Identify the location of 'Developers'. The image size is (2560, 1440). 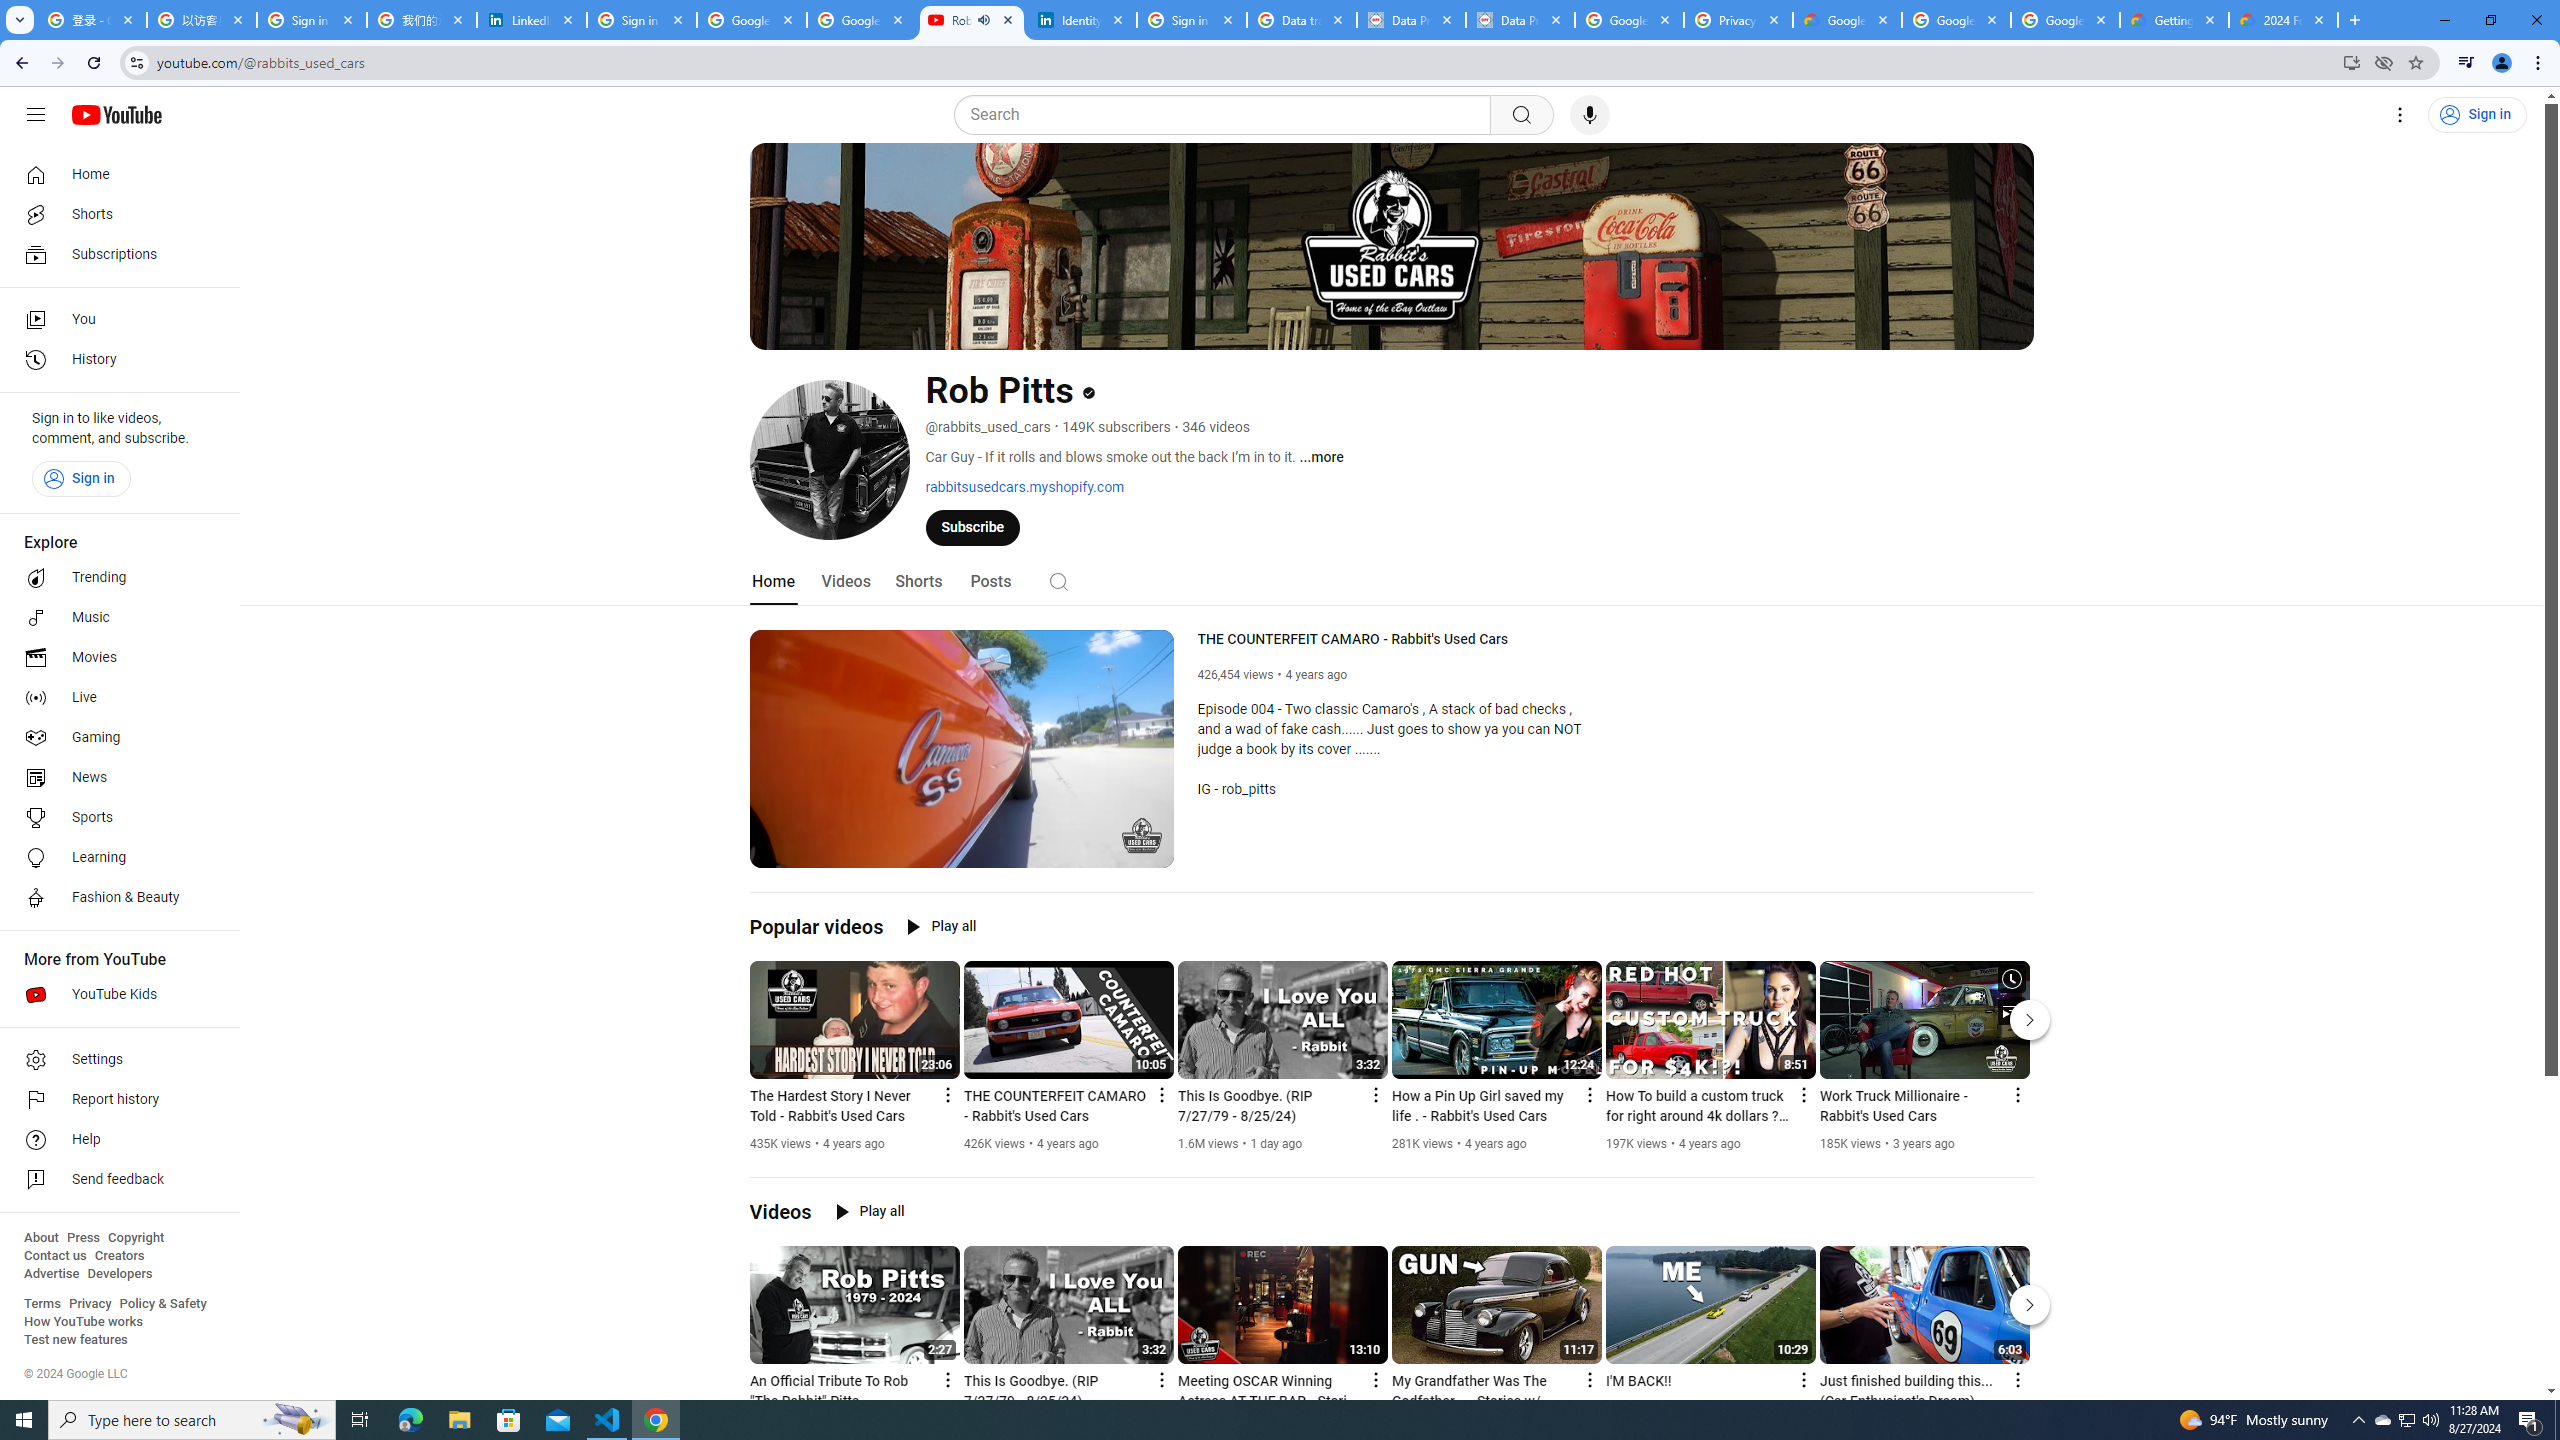
(119, 1272).